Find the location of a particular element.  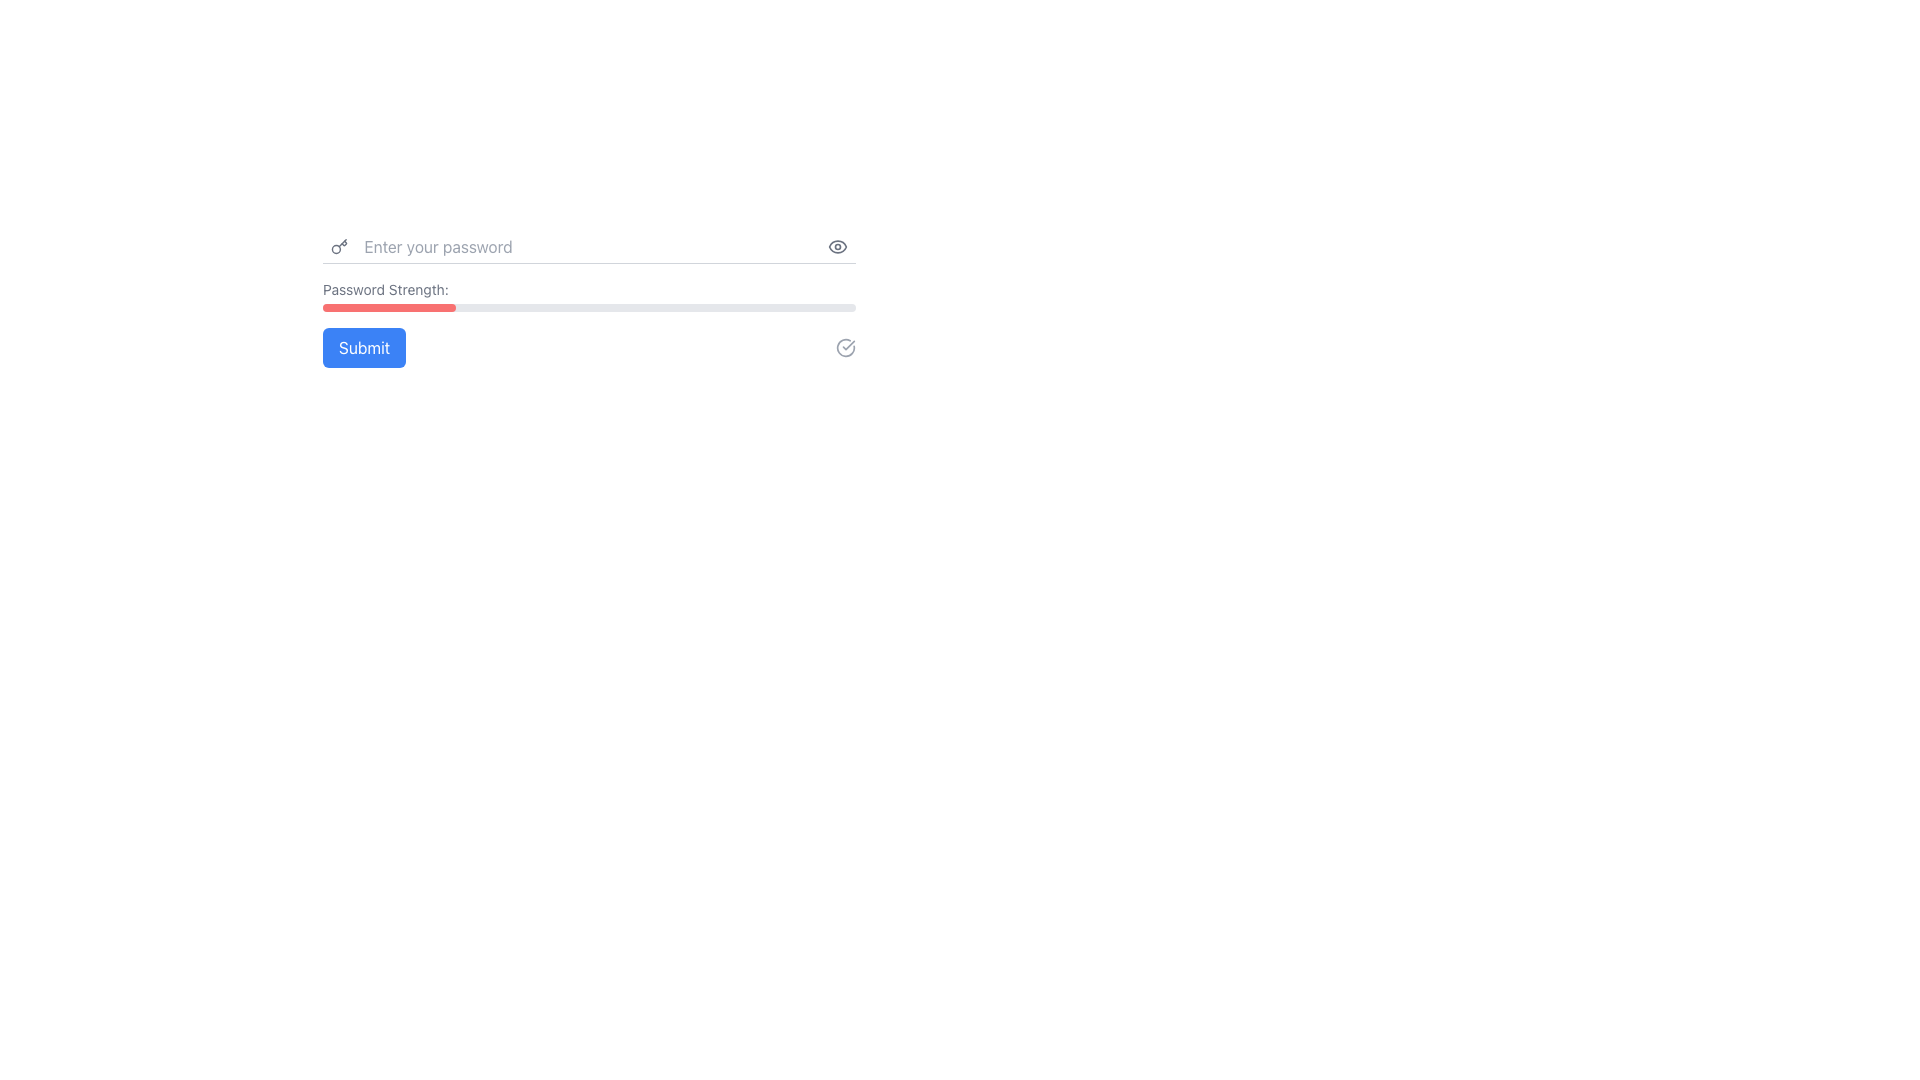

the horizontal progress bar with a rounded design, which has a light gray background and a red filled portion indicating progress, located under the text 'Password Strength:' is located at coordinates (588, 308).